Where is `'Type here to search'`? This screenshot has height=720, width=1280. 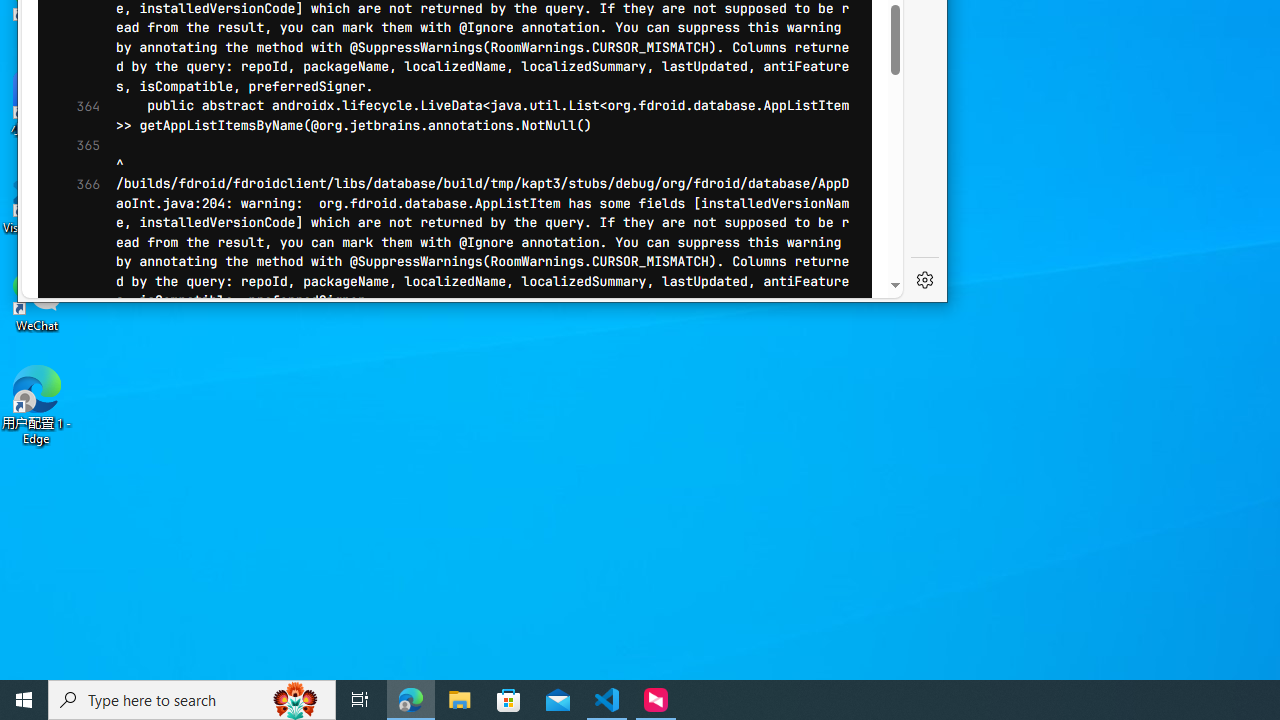 'Type here to search' is located at coordinates (192, 698).